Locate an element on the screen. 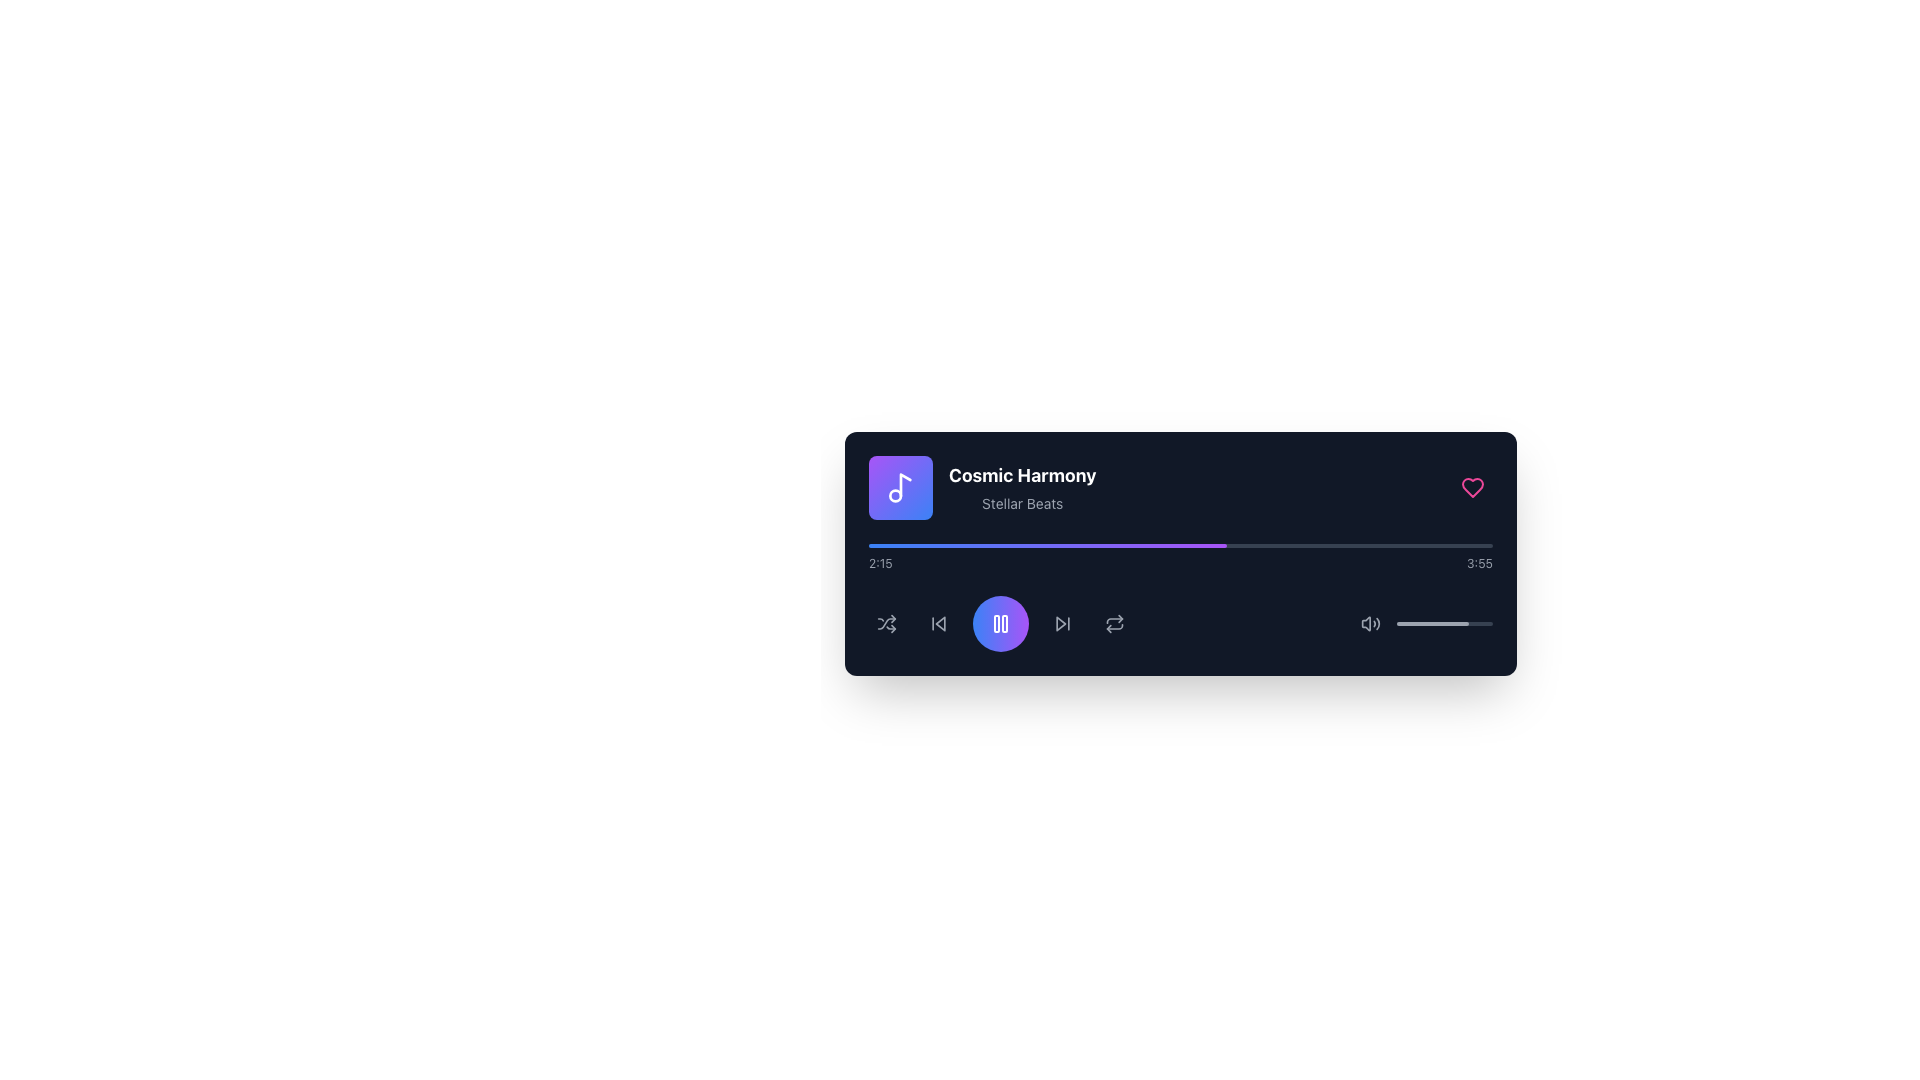 The width and height of the screenshot is (1920, 1080). the current playback position is located at coordinates (1420, 546).